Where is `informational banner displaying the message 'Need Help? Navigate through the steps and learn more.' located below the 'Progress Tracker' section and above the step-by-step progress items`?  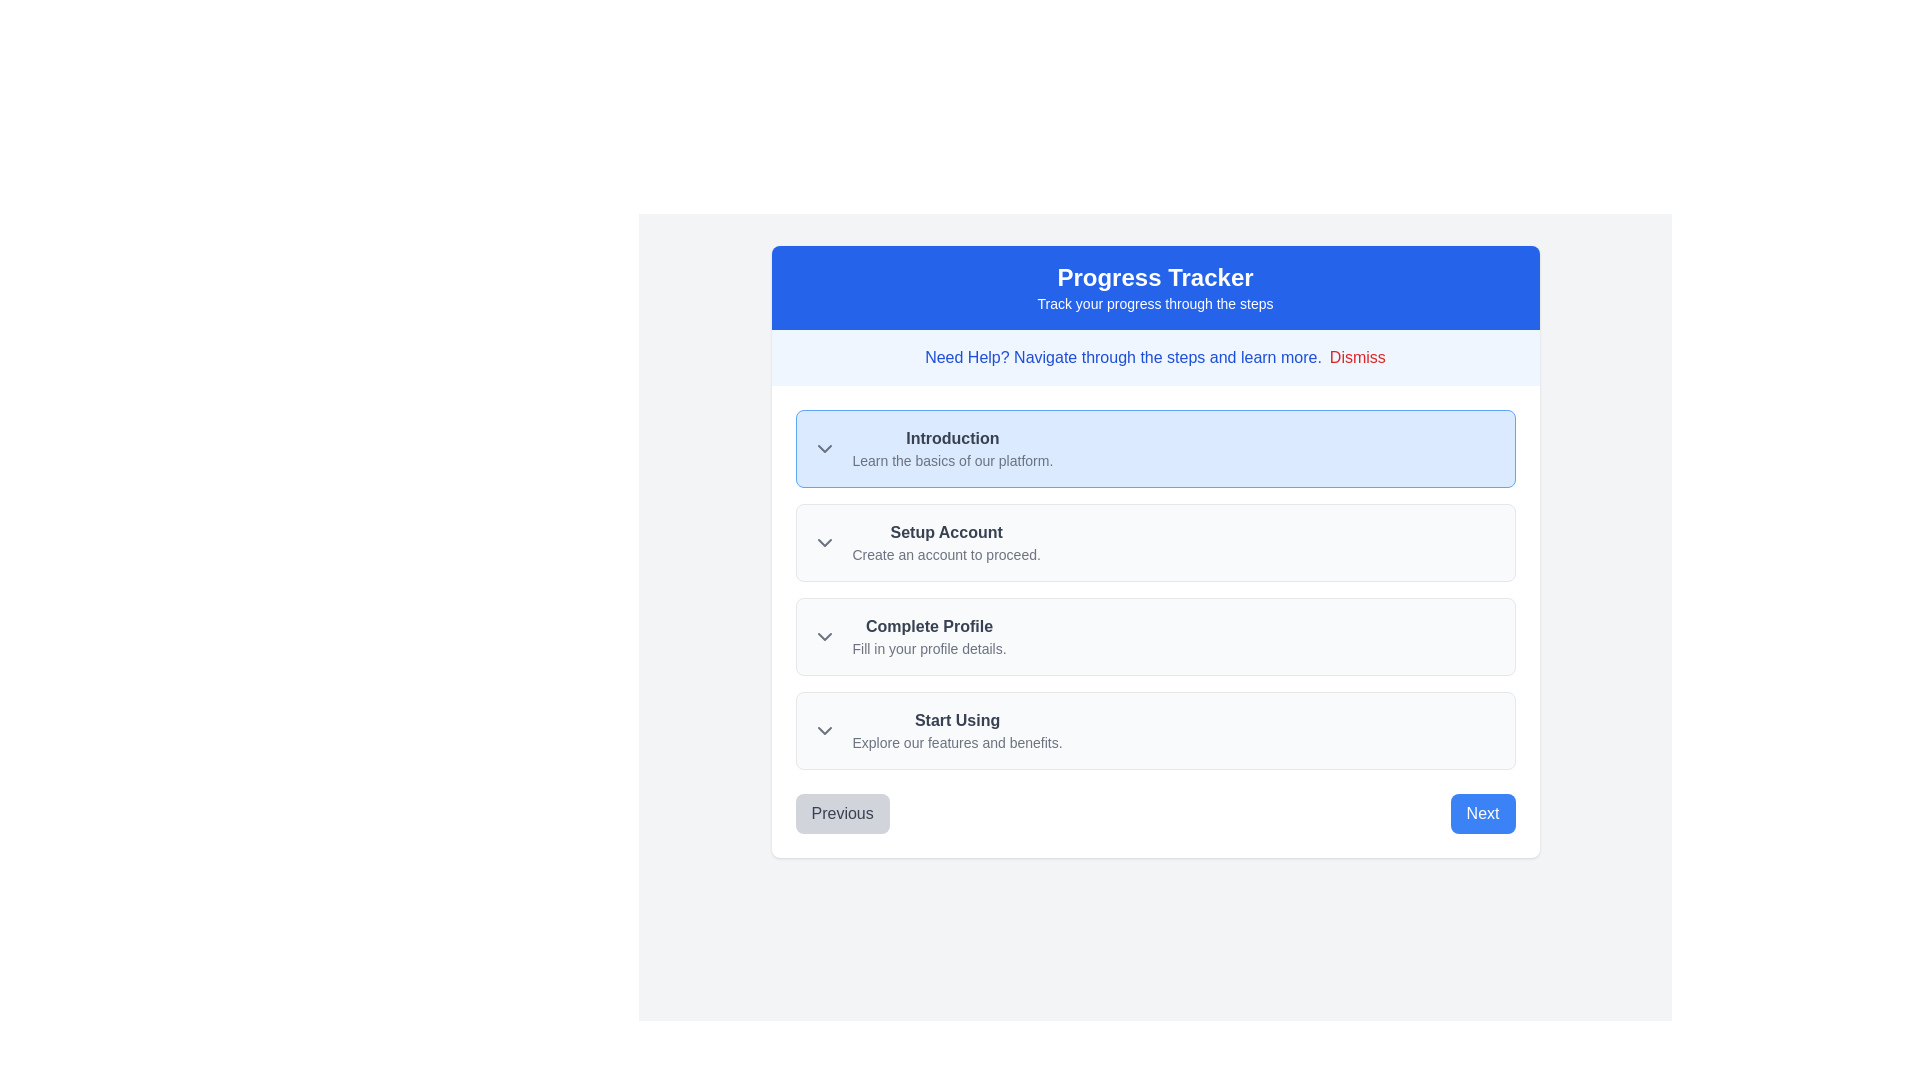
informational banner displaying the message 'Need Help? Navigate through the steps and learn more.' located below the 'Progress Tracker' section and above the step-by-step progress items is located at coordinates (1155, 357).